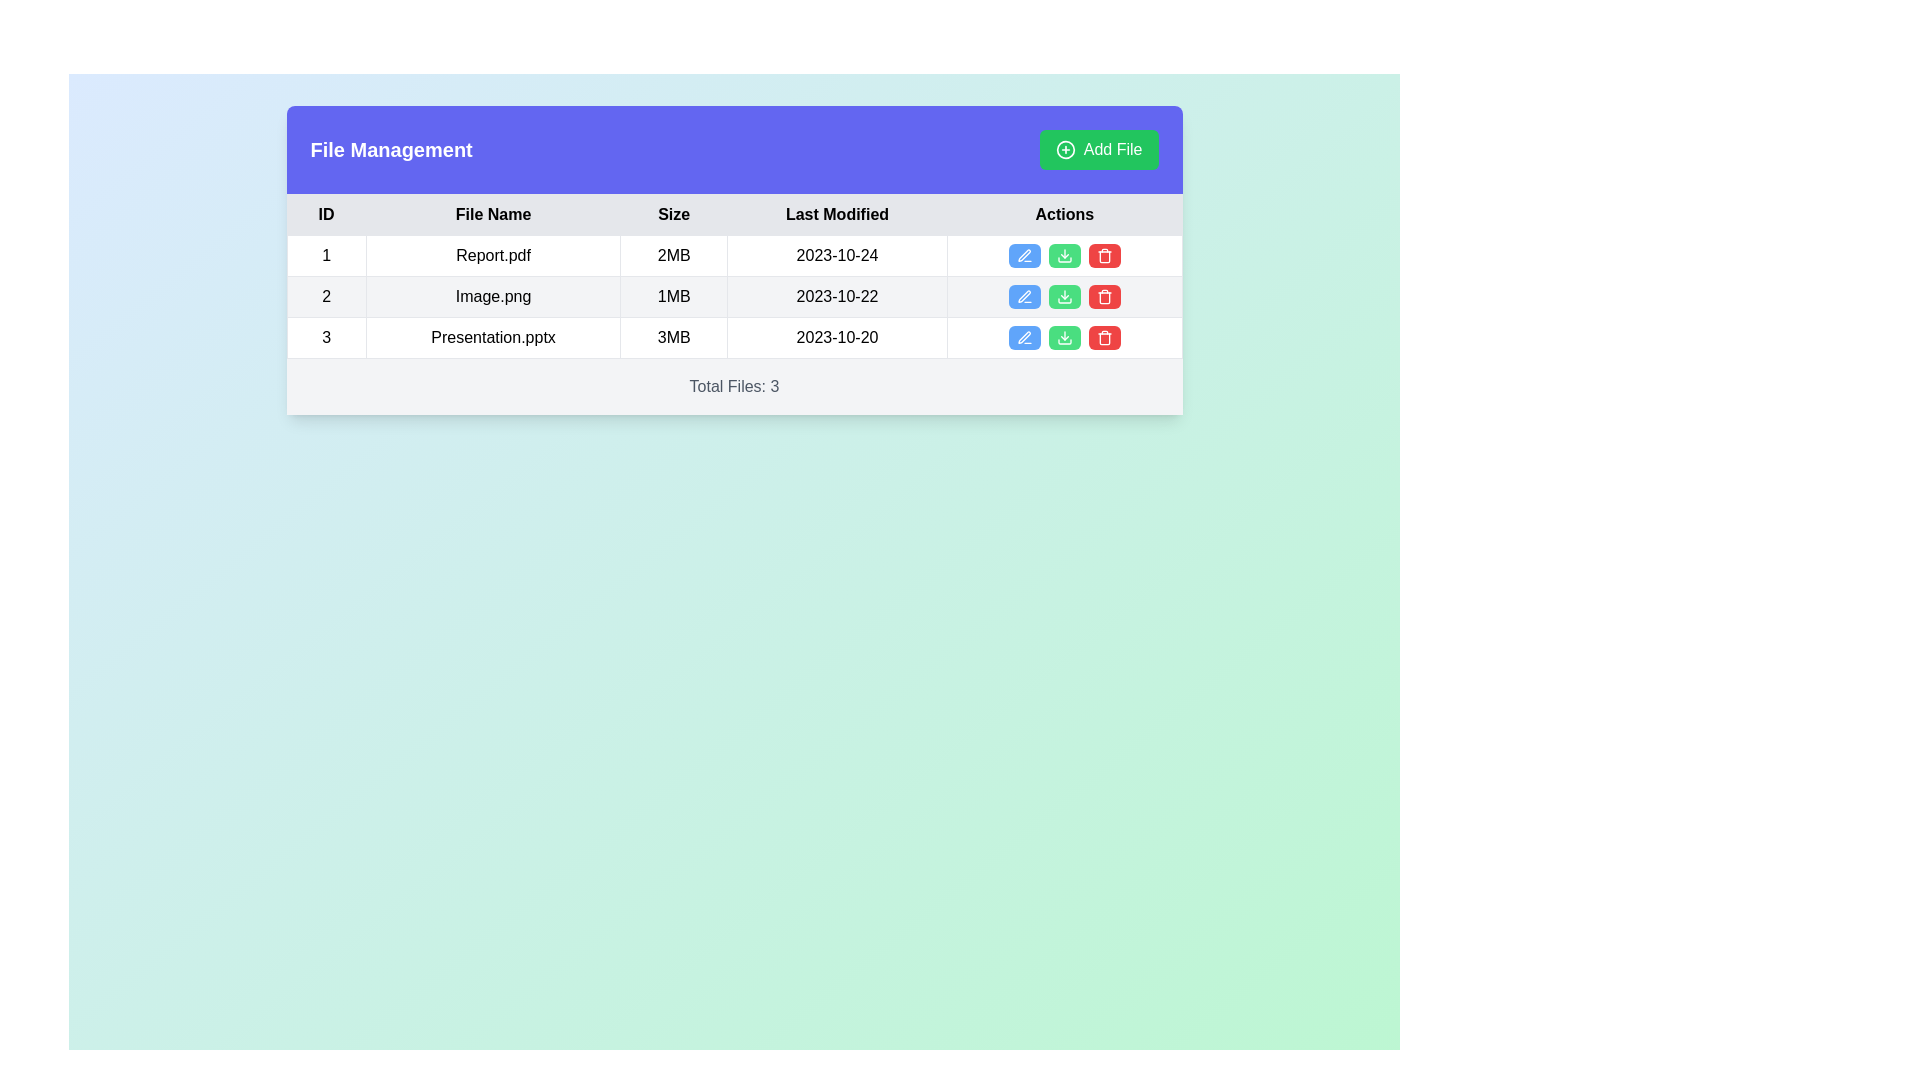  Describe the element at coordinates (1063, 254) in the screenshot. I see `the download button located in the 'Actions' column of the first row in the file information table` at that location.